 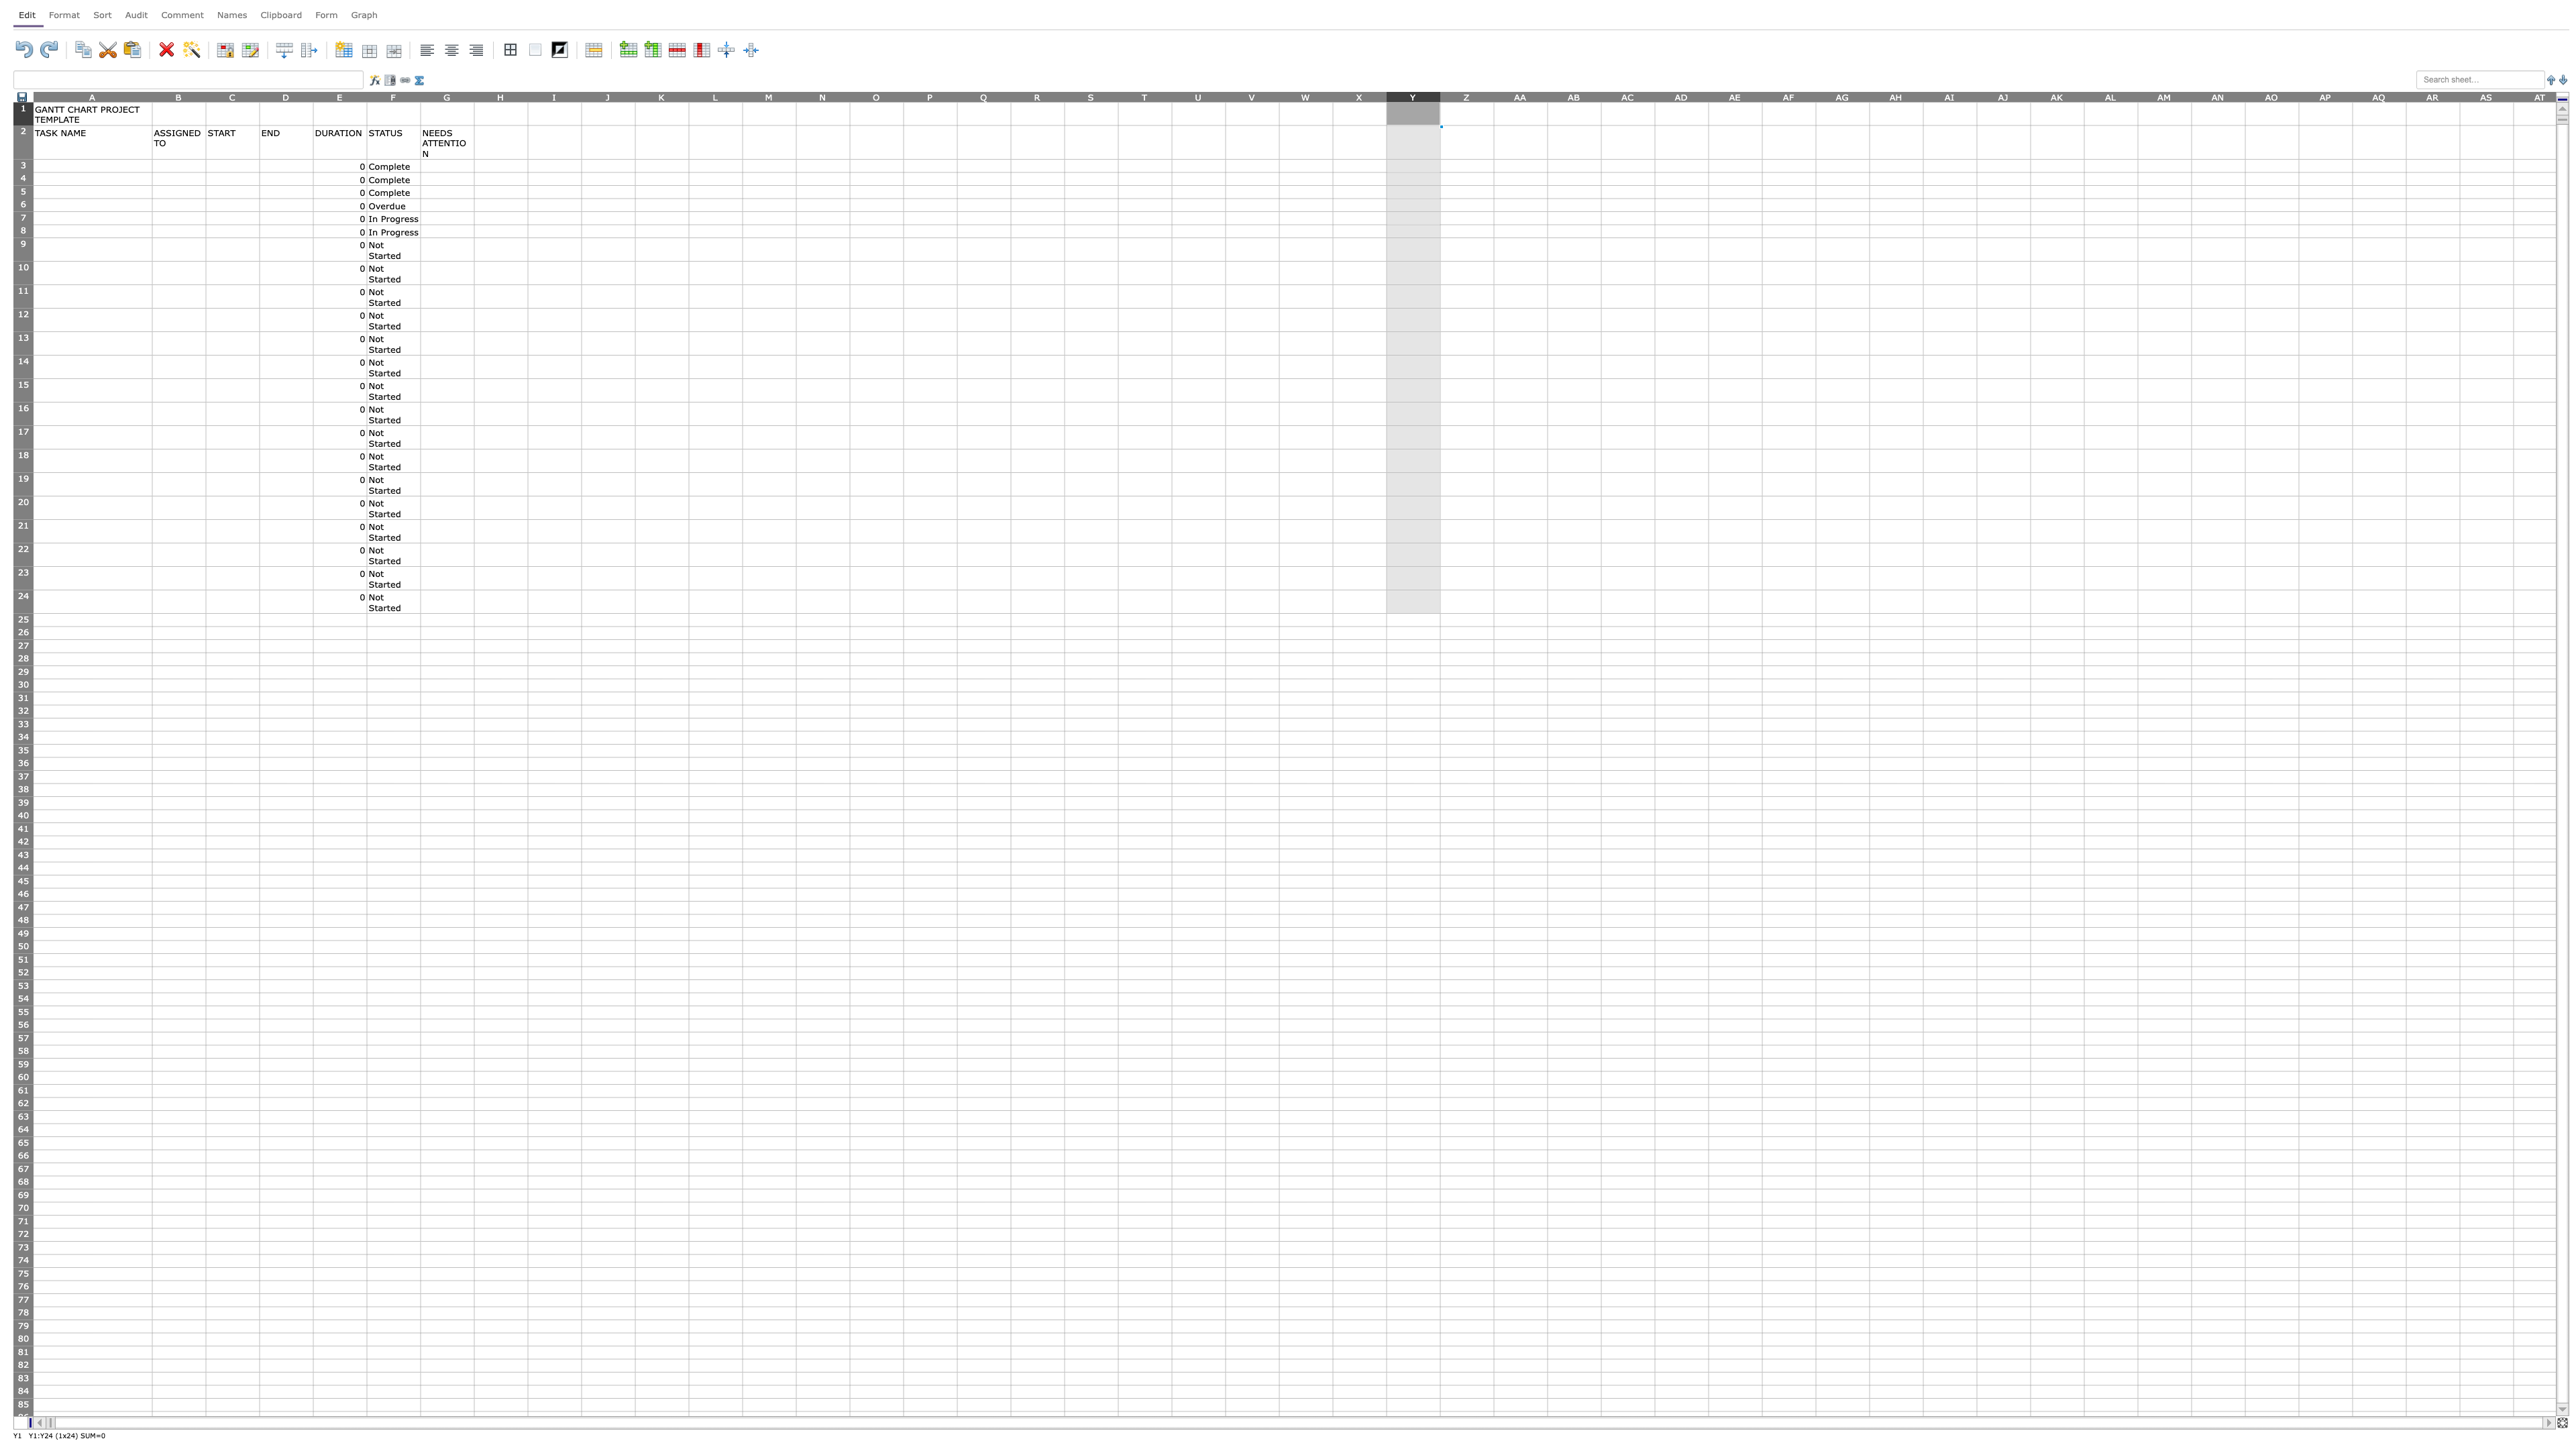 What do you see at coordinates (1547, 95) in the screenshot?
I see `the width adjustment handle for column AA` at bounding box center [1547, 95].